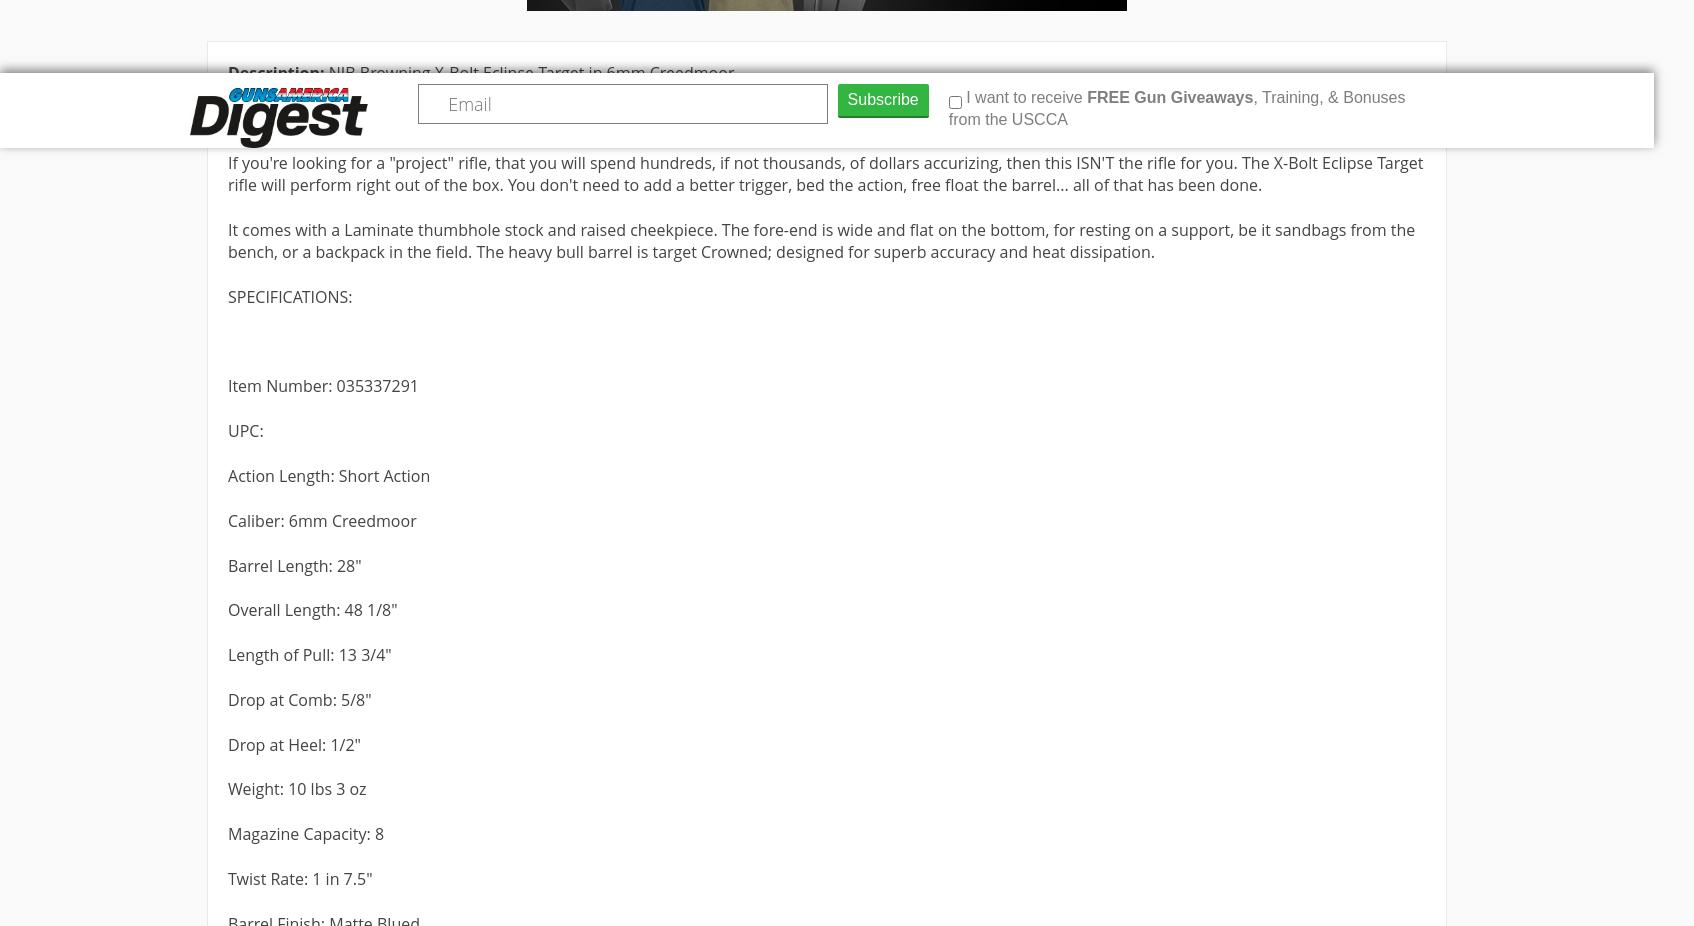  I want to click on 'Twist Rate: 1 in 7.5"', so click(299, 878).